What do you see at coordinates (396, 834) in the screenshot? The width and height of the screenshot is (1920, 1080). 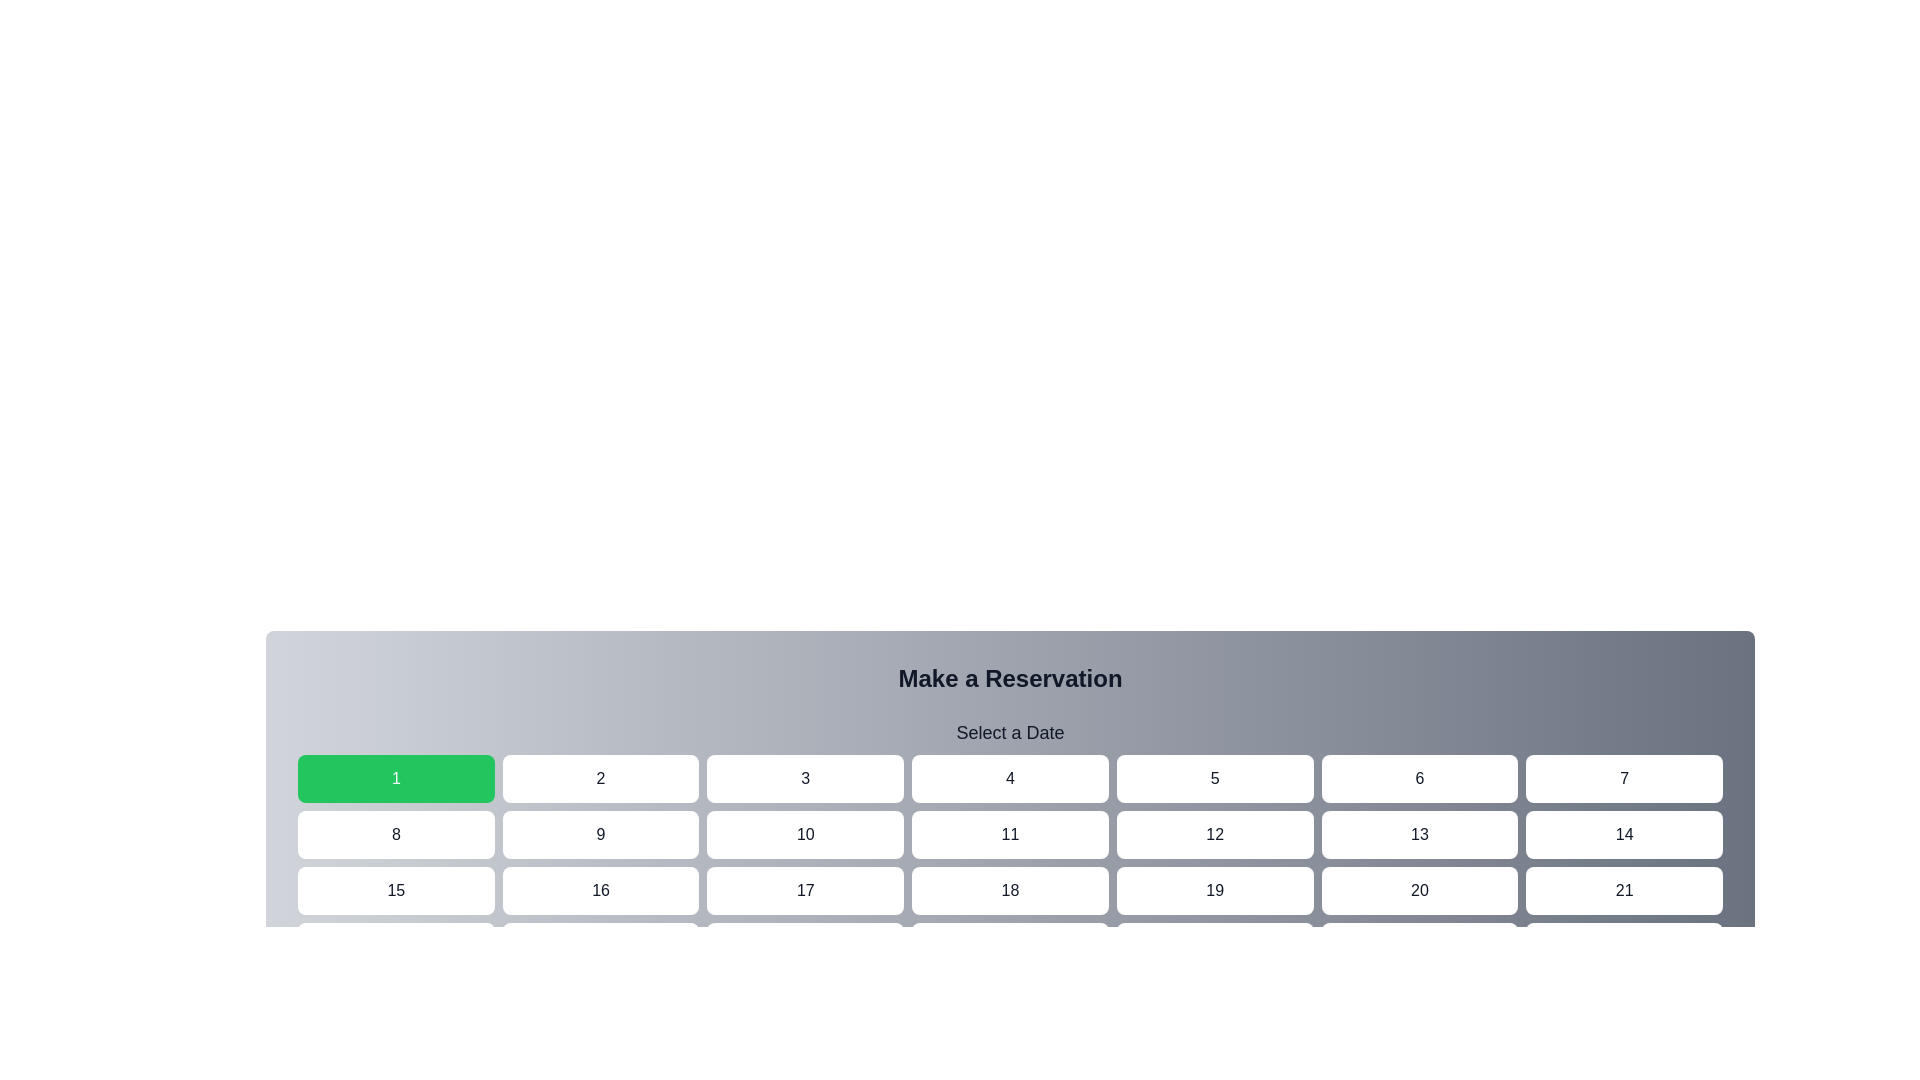 I see `the date selection button labeled '8' located in the second row, first column of the calendar grid` at bounding box center [396, 834].